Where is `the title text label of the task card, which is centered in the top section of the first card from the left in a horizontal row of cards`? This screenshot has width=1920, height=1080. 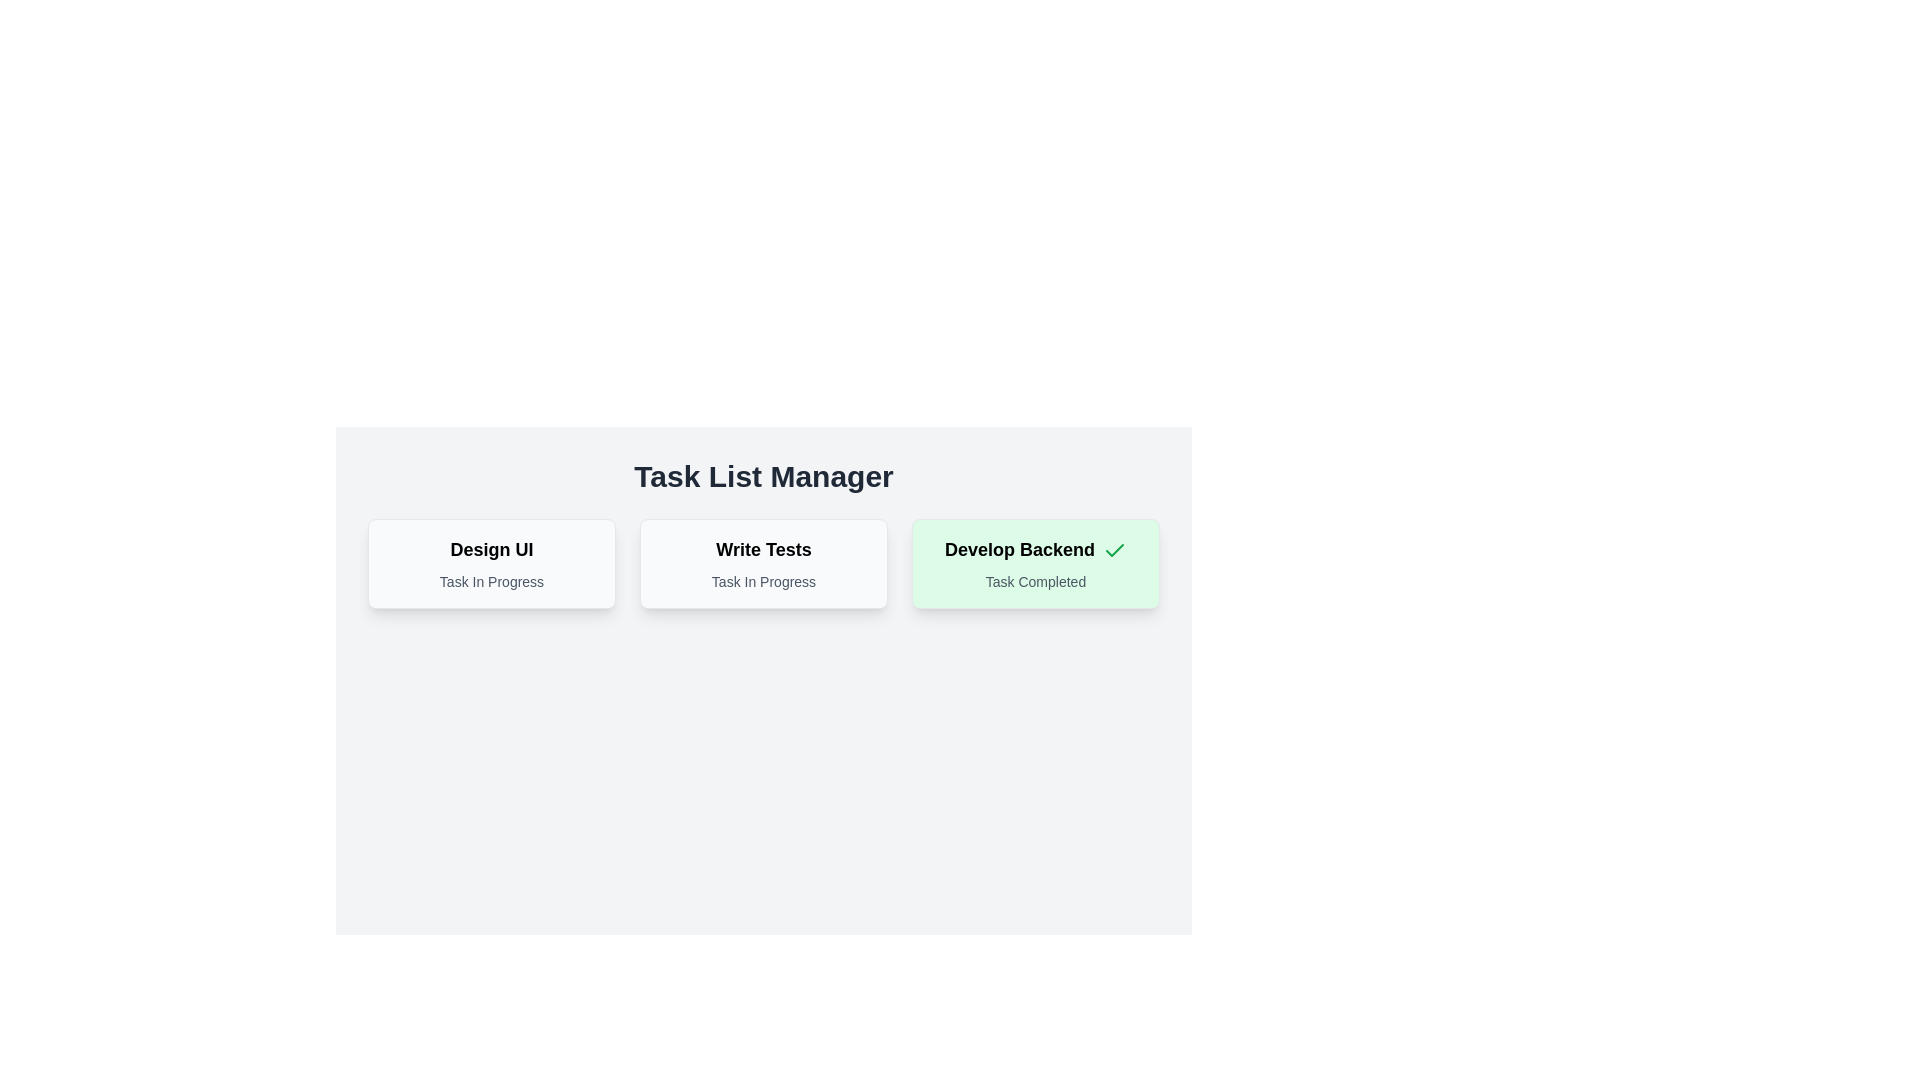 the title text label of the task card, which is centered in the top section of the first card from the left in a horizontal row of cards is located at coordinates (491, 550).